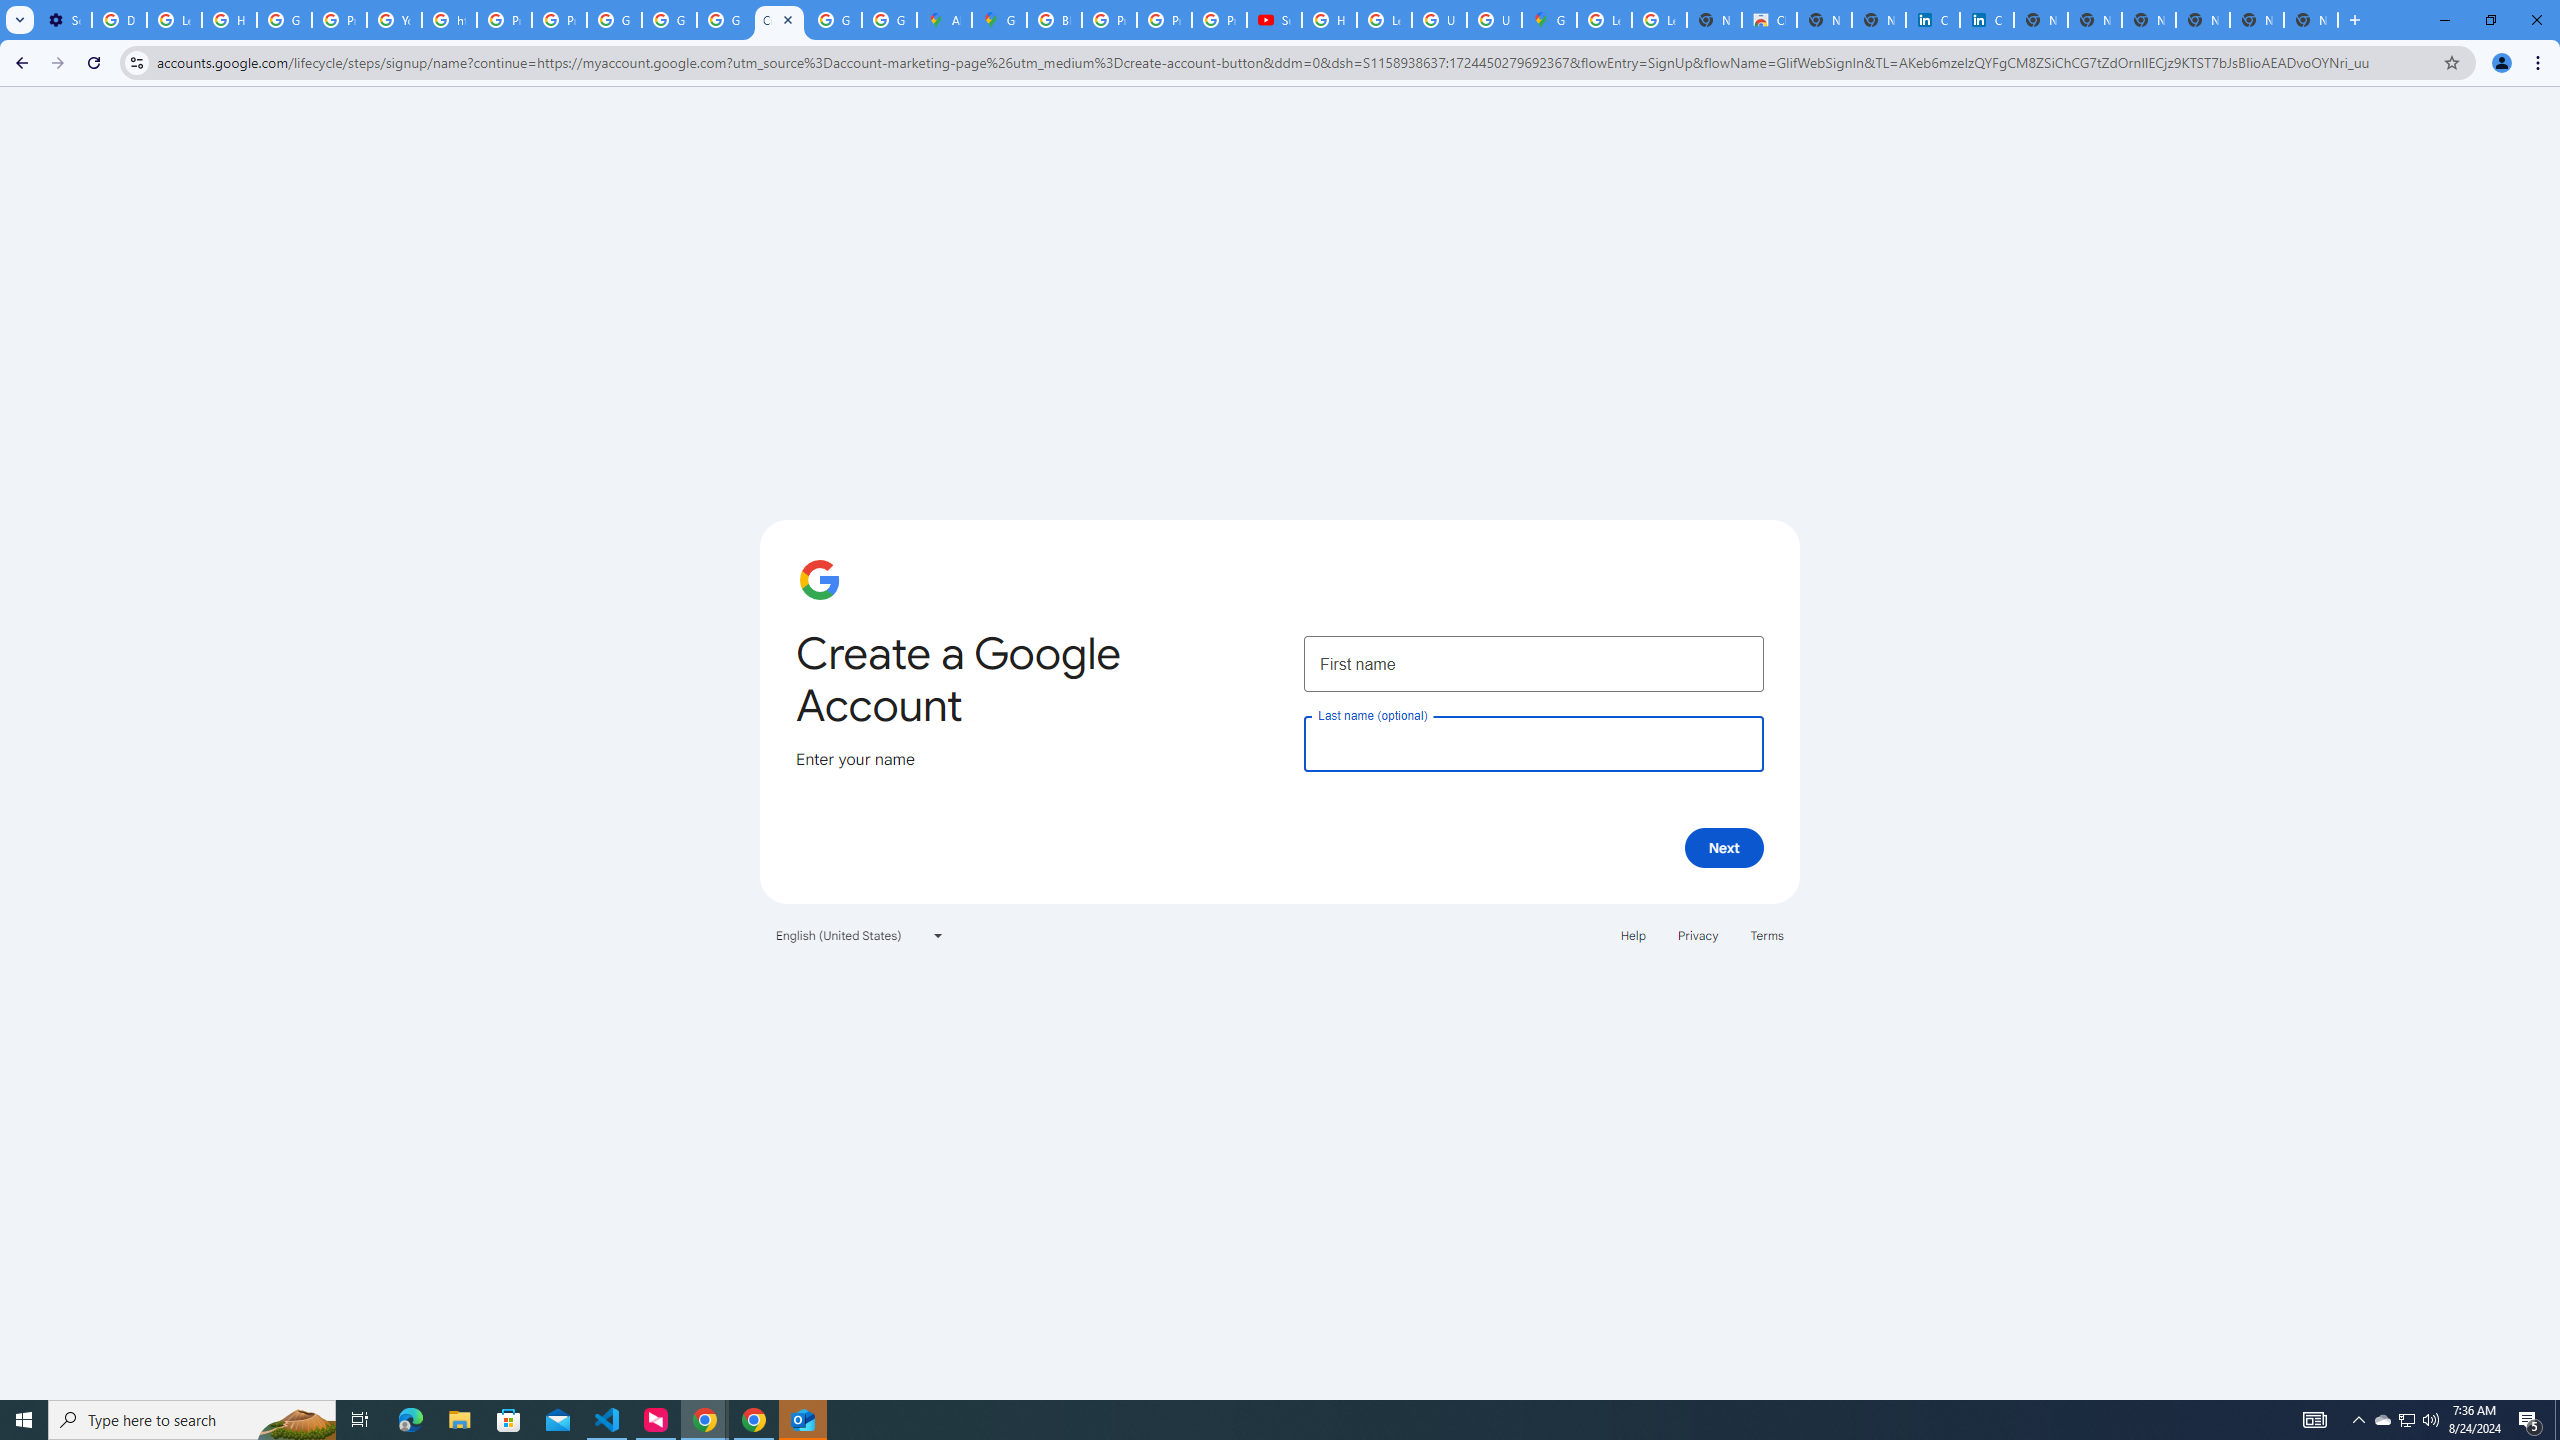 This screenshot has height=1440, width=2560. What do you see at coordinates (1532, 662) in the screenshot?
I see `'First name'` at bounding box center [1532, 662].